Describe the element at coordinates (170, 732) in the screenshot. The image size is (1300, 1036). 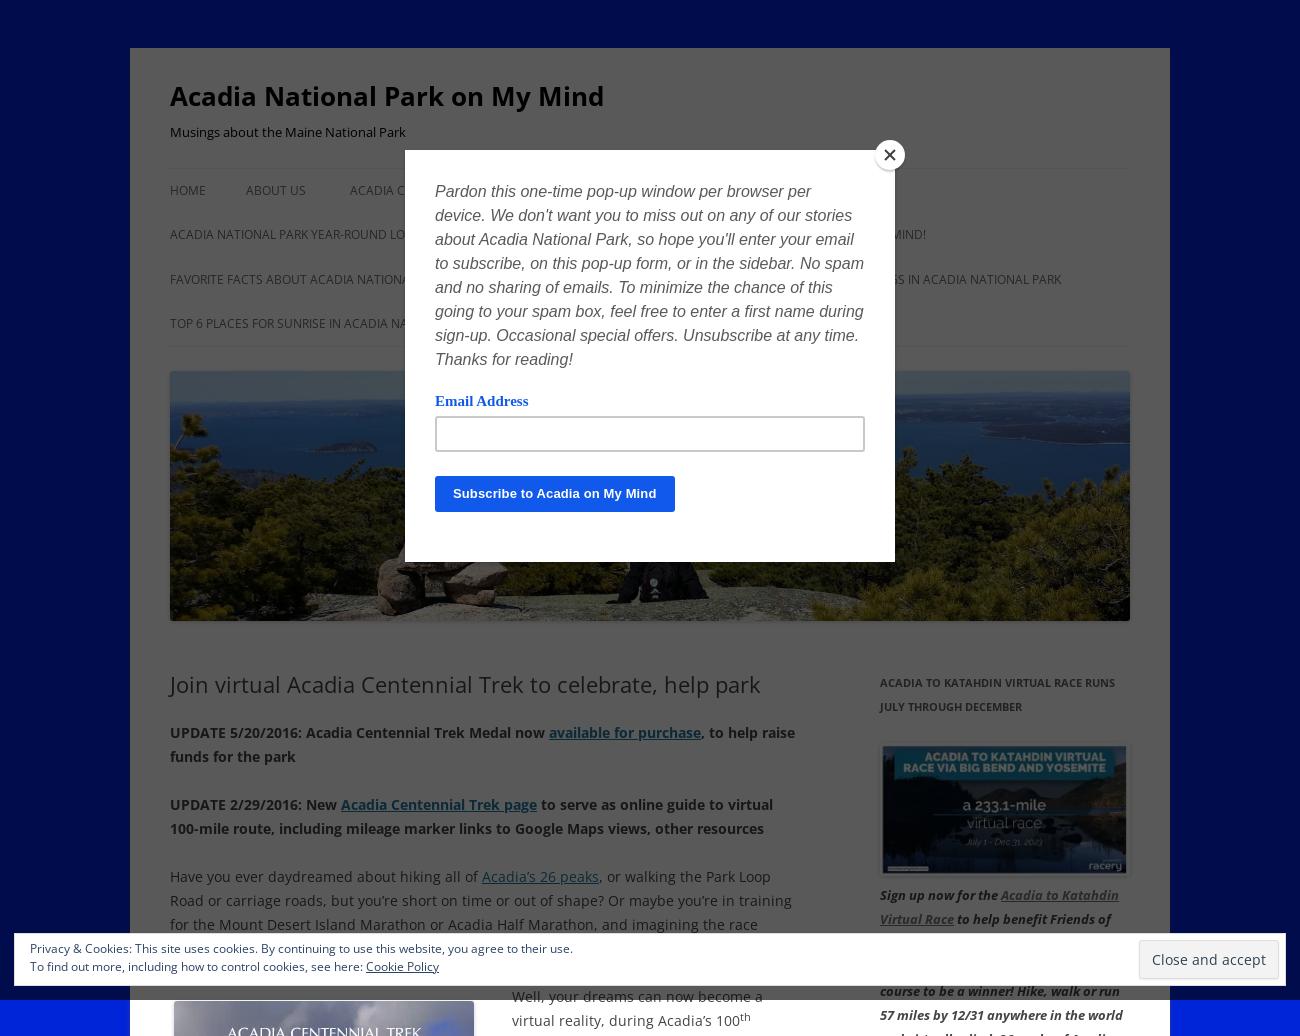
I see `'UPDATE 5/20/2016: Acadia Centennial Trek Medal now'` at that location.